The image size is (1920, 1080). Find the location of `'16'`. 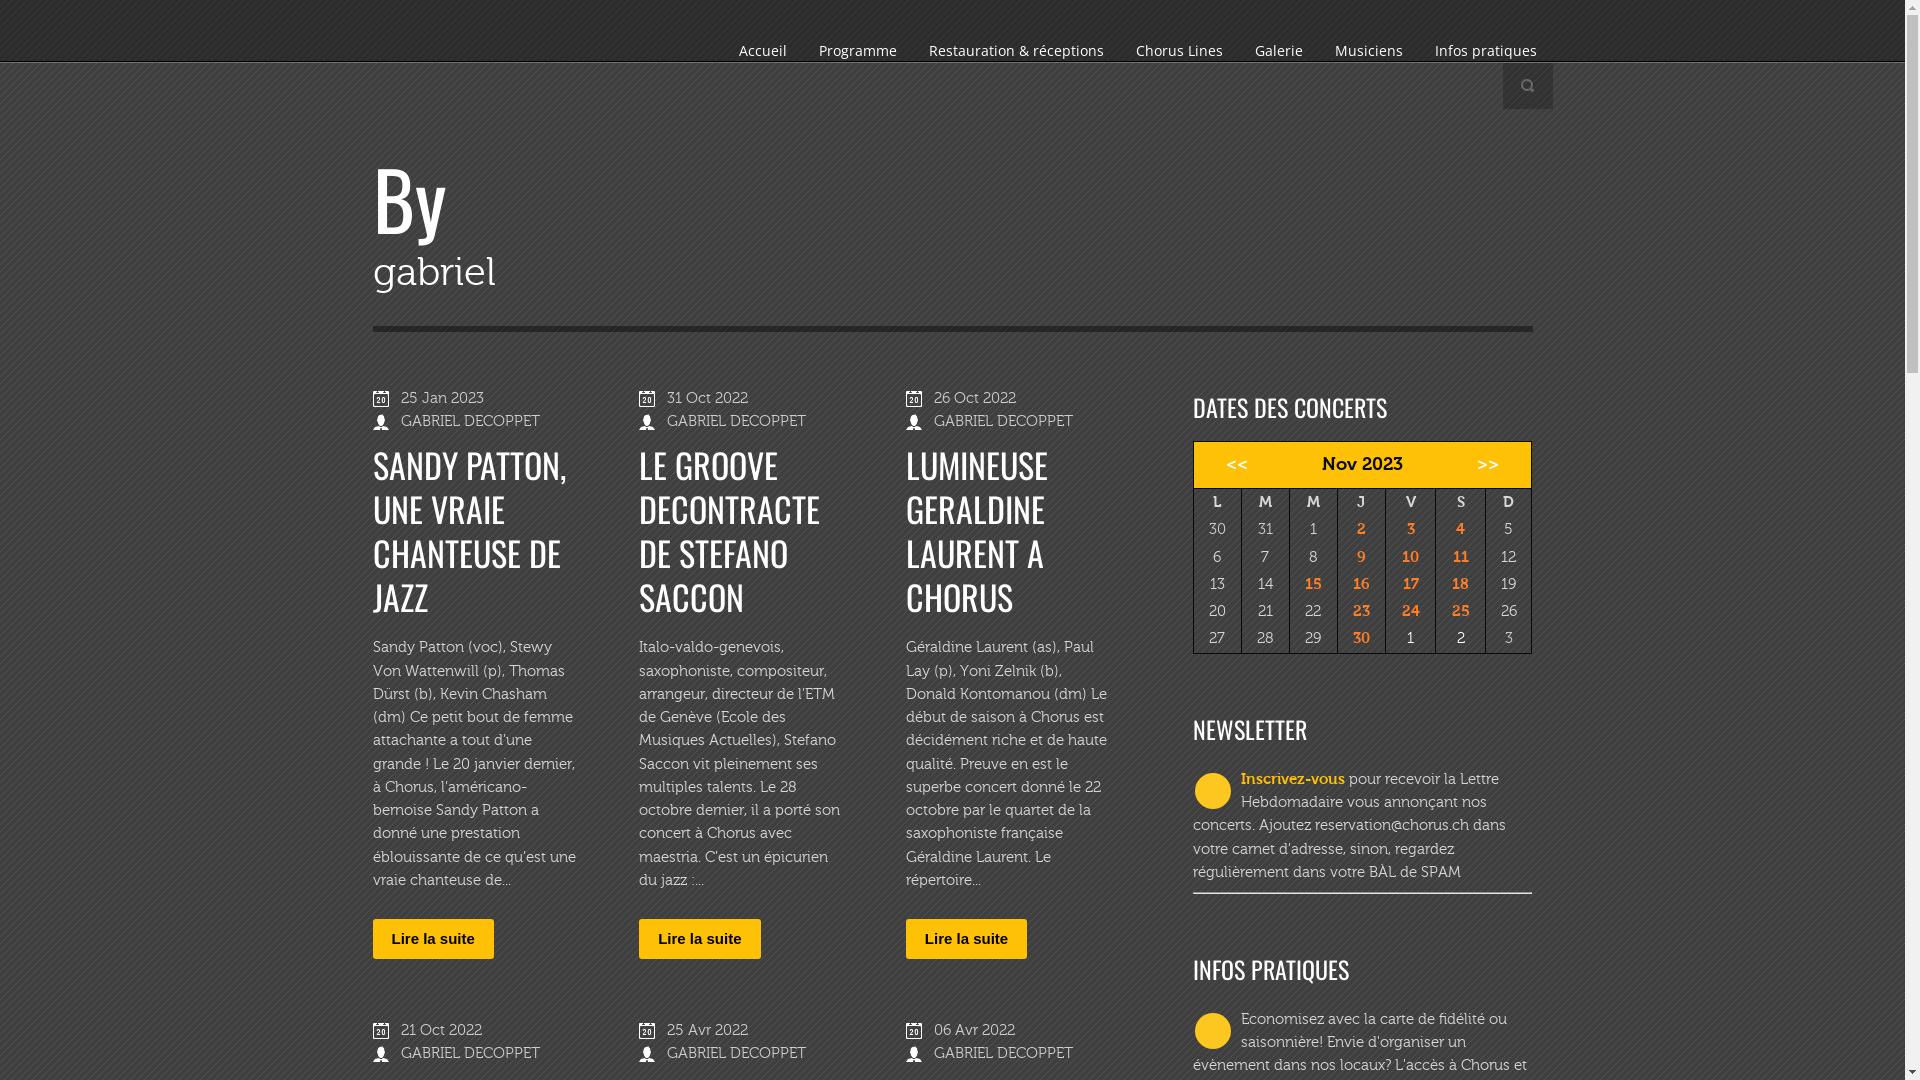

'16' is located at coordinates (1360, 583).